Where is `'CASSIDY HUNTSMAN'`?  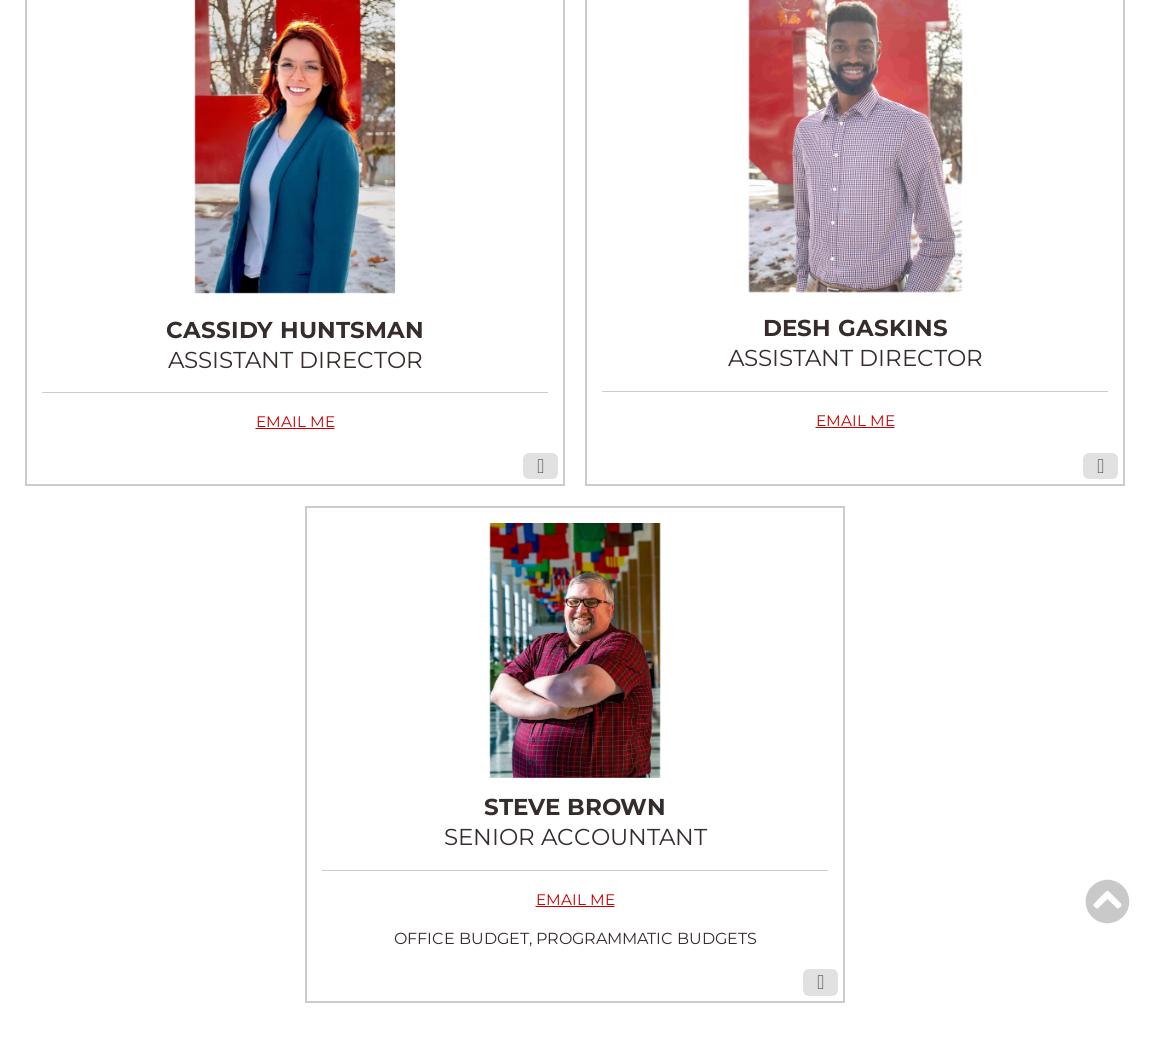
'CASSIDY HUNTSMAN' is located at coordinates (164, 329).